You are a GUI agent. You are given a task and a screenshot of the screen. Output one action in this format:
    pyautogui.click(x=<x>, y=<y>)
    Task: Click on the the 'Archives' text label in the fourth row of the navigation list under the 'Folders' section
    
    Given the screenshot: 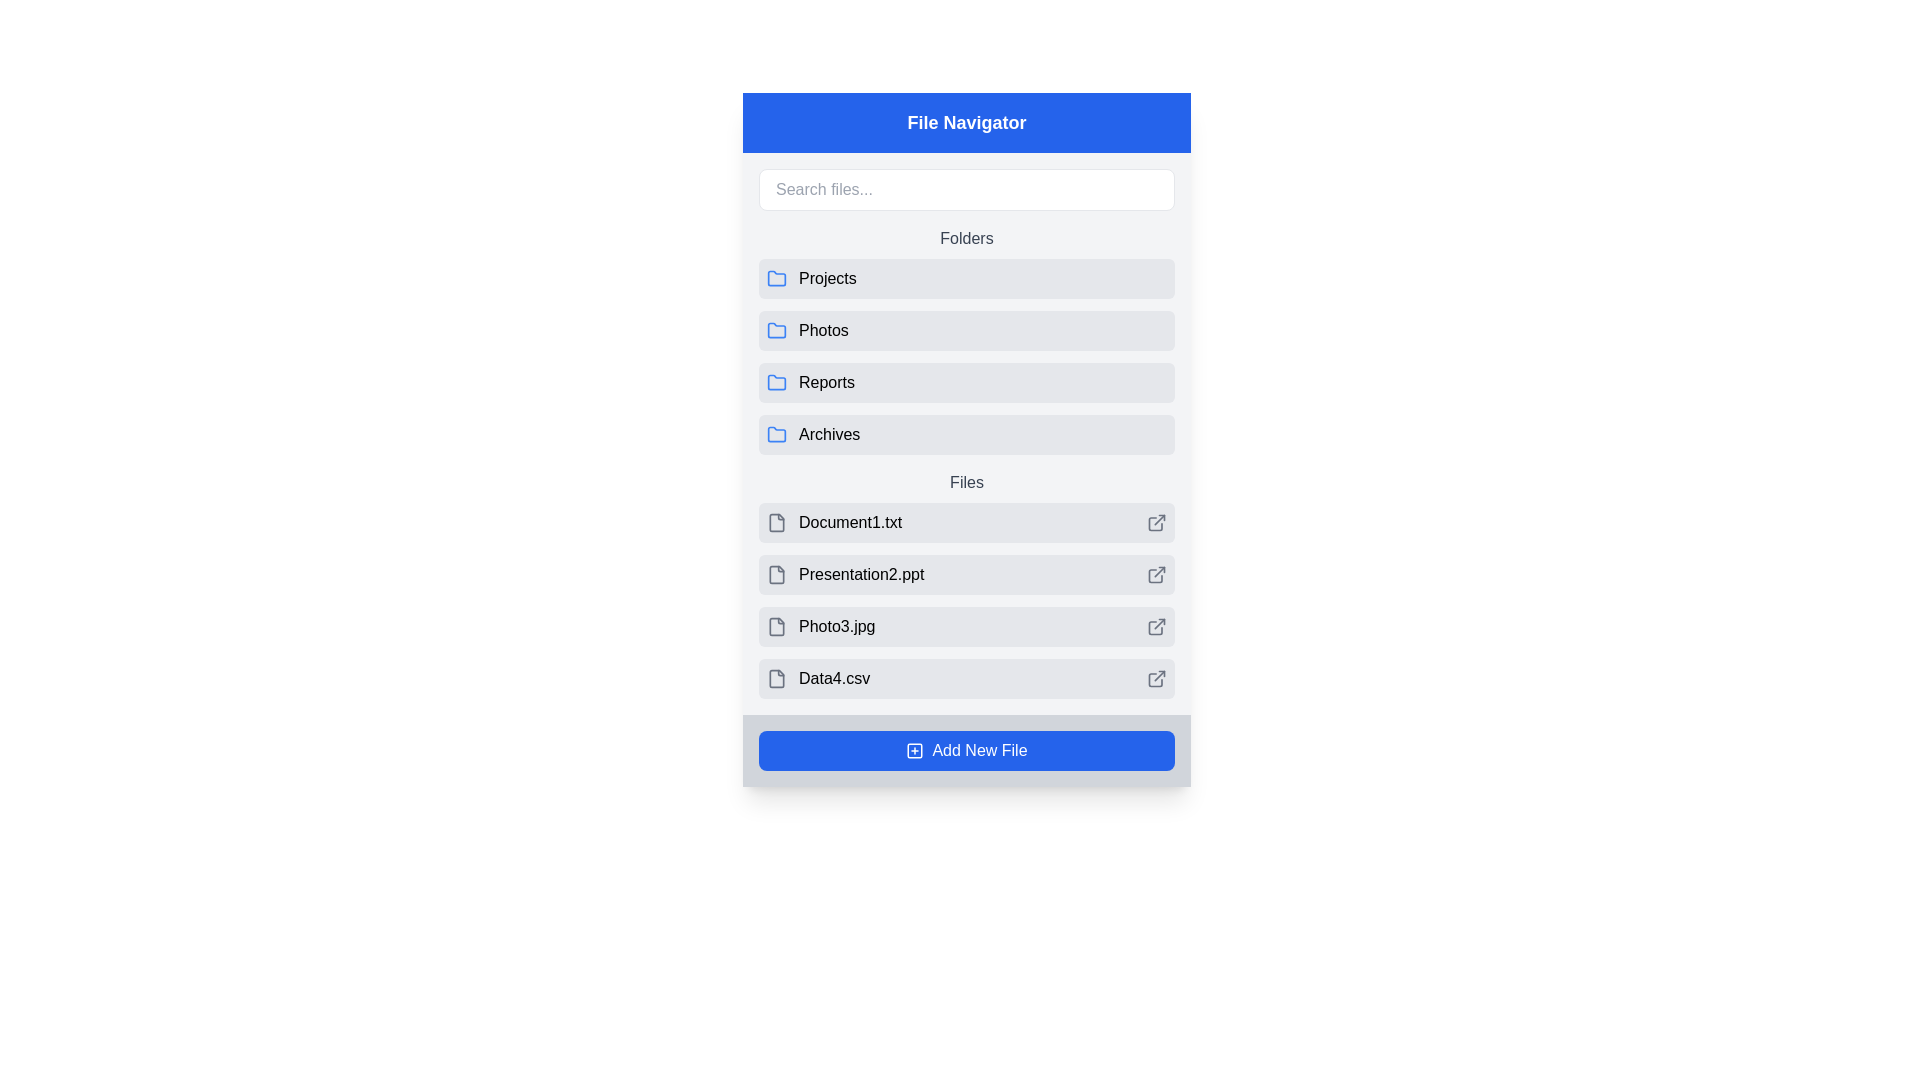 What is the action you would take?
    pyautogui.click(x=829, y=434)
    